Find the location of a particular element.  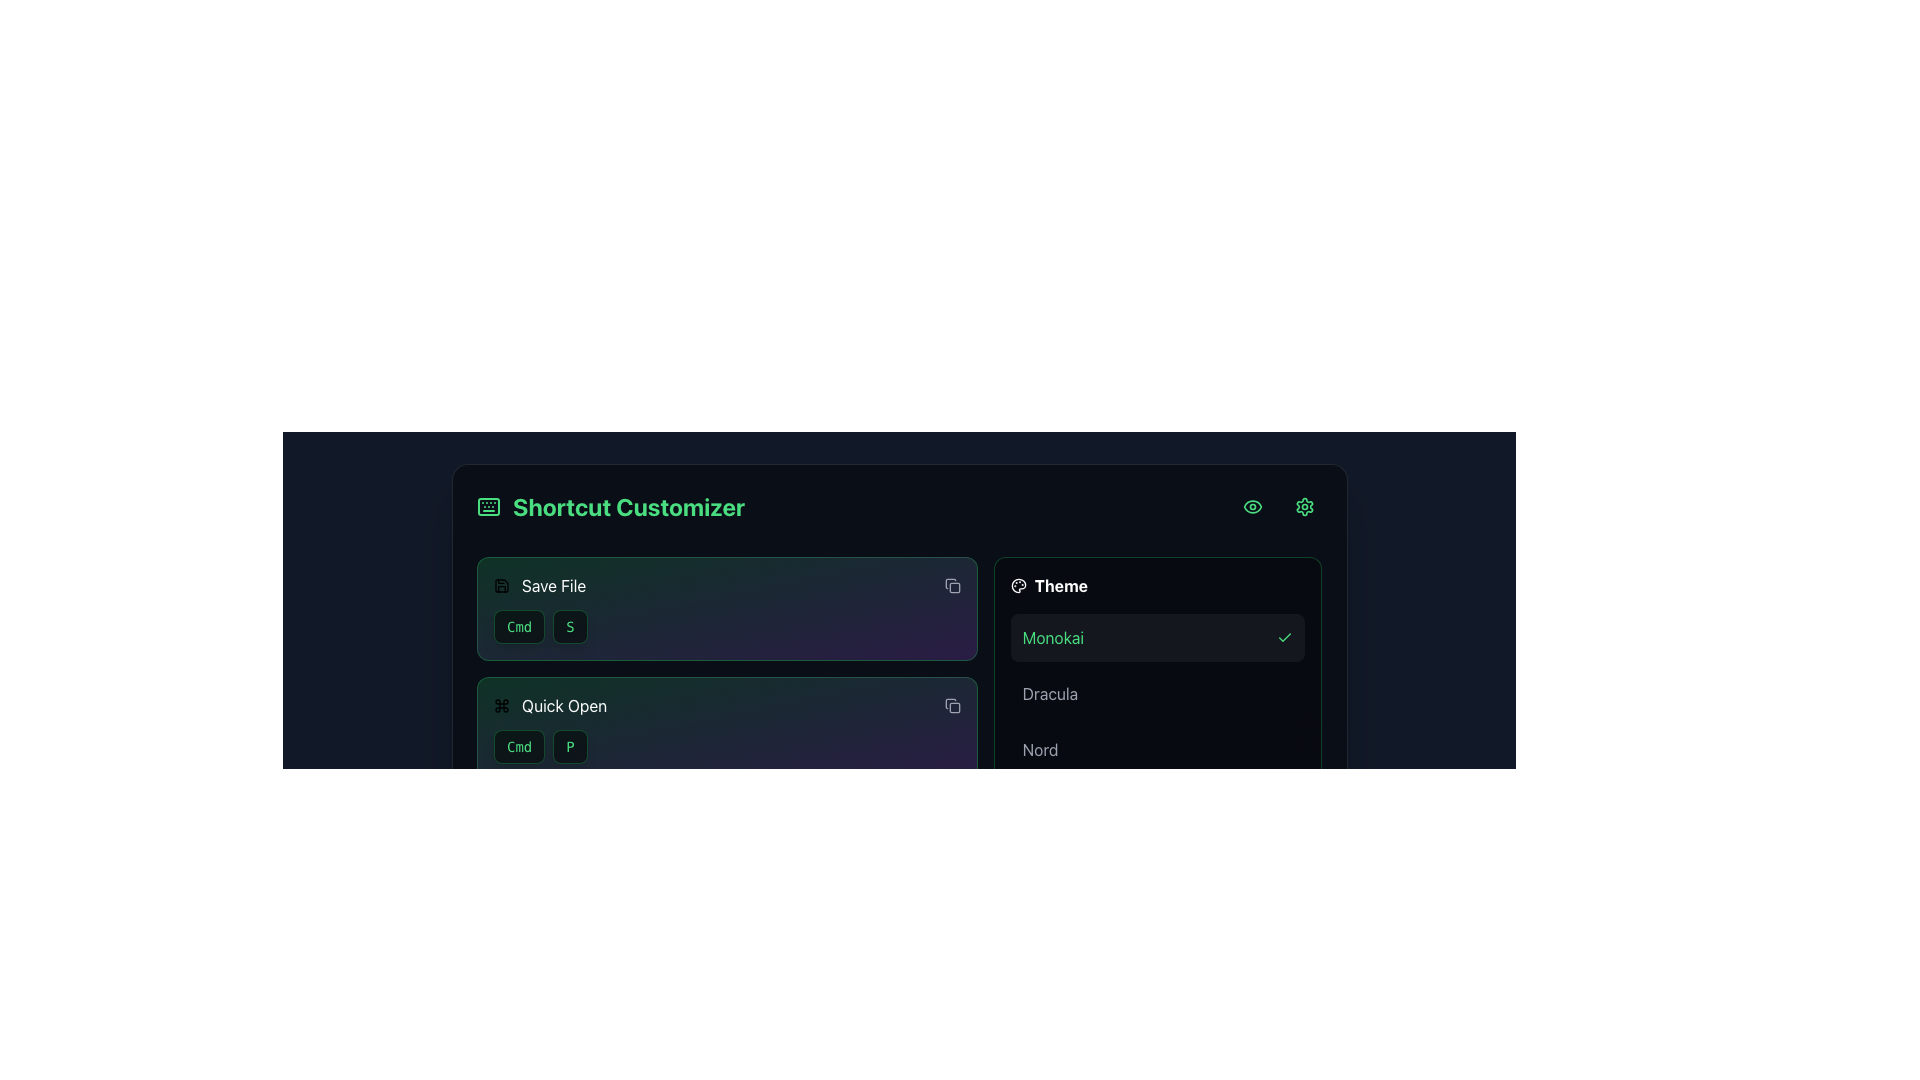

the 'Copy' button located at the rightmost end of the 'Save File' row in the 'Shortcut Customizer' section to observe styling changes is located at coordinates (951, 585).